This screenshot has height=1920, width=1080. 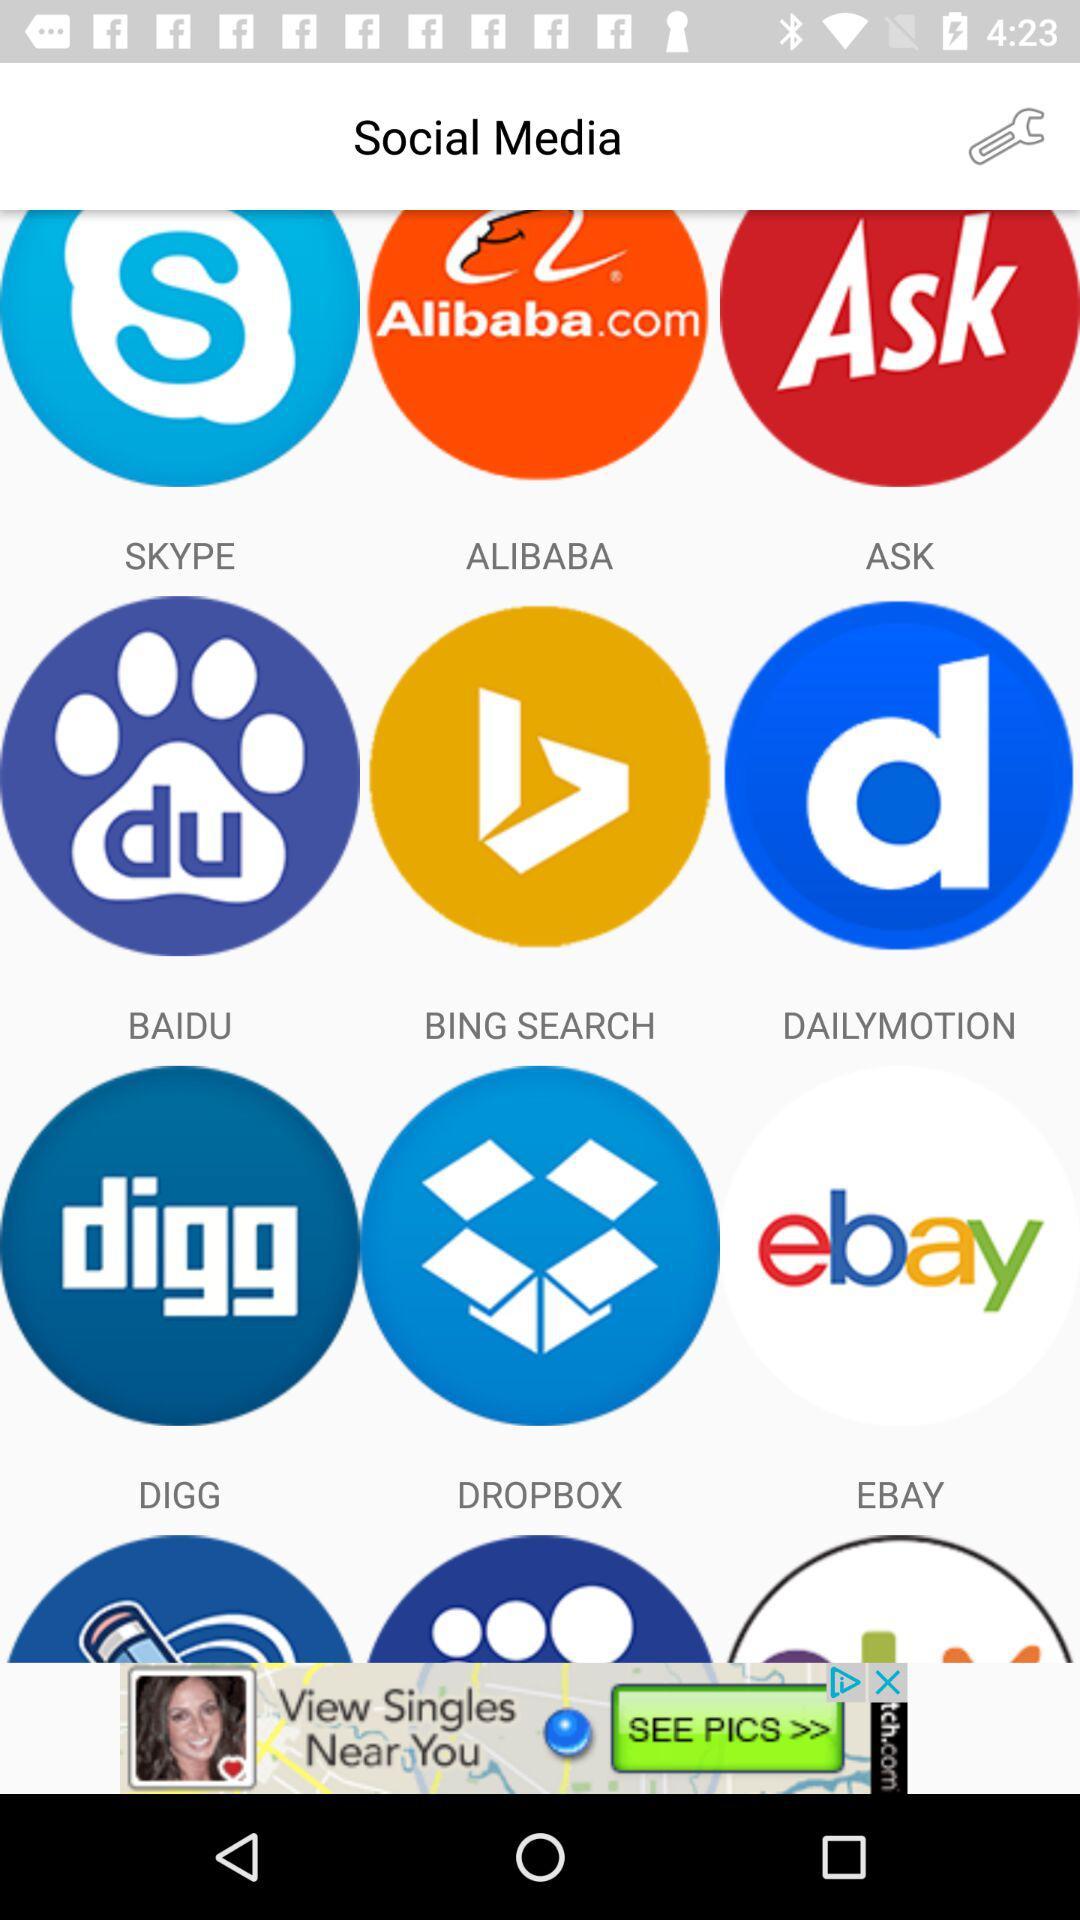 What do you see at coordinates (540, 1727) in the screenshot?
I see `image` at bounding box center [540, 1727].